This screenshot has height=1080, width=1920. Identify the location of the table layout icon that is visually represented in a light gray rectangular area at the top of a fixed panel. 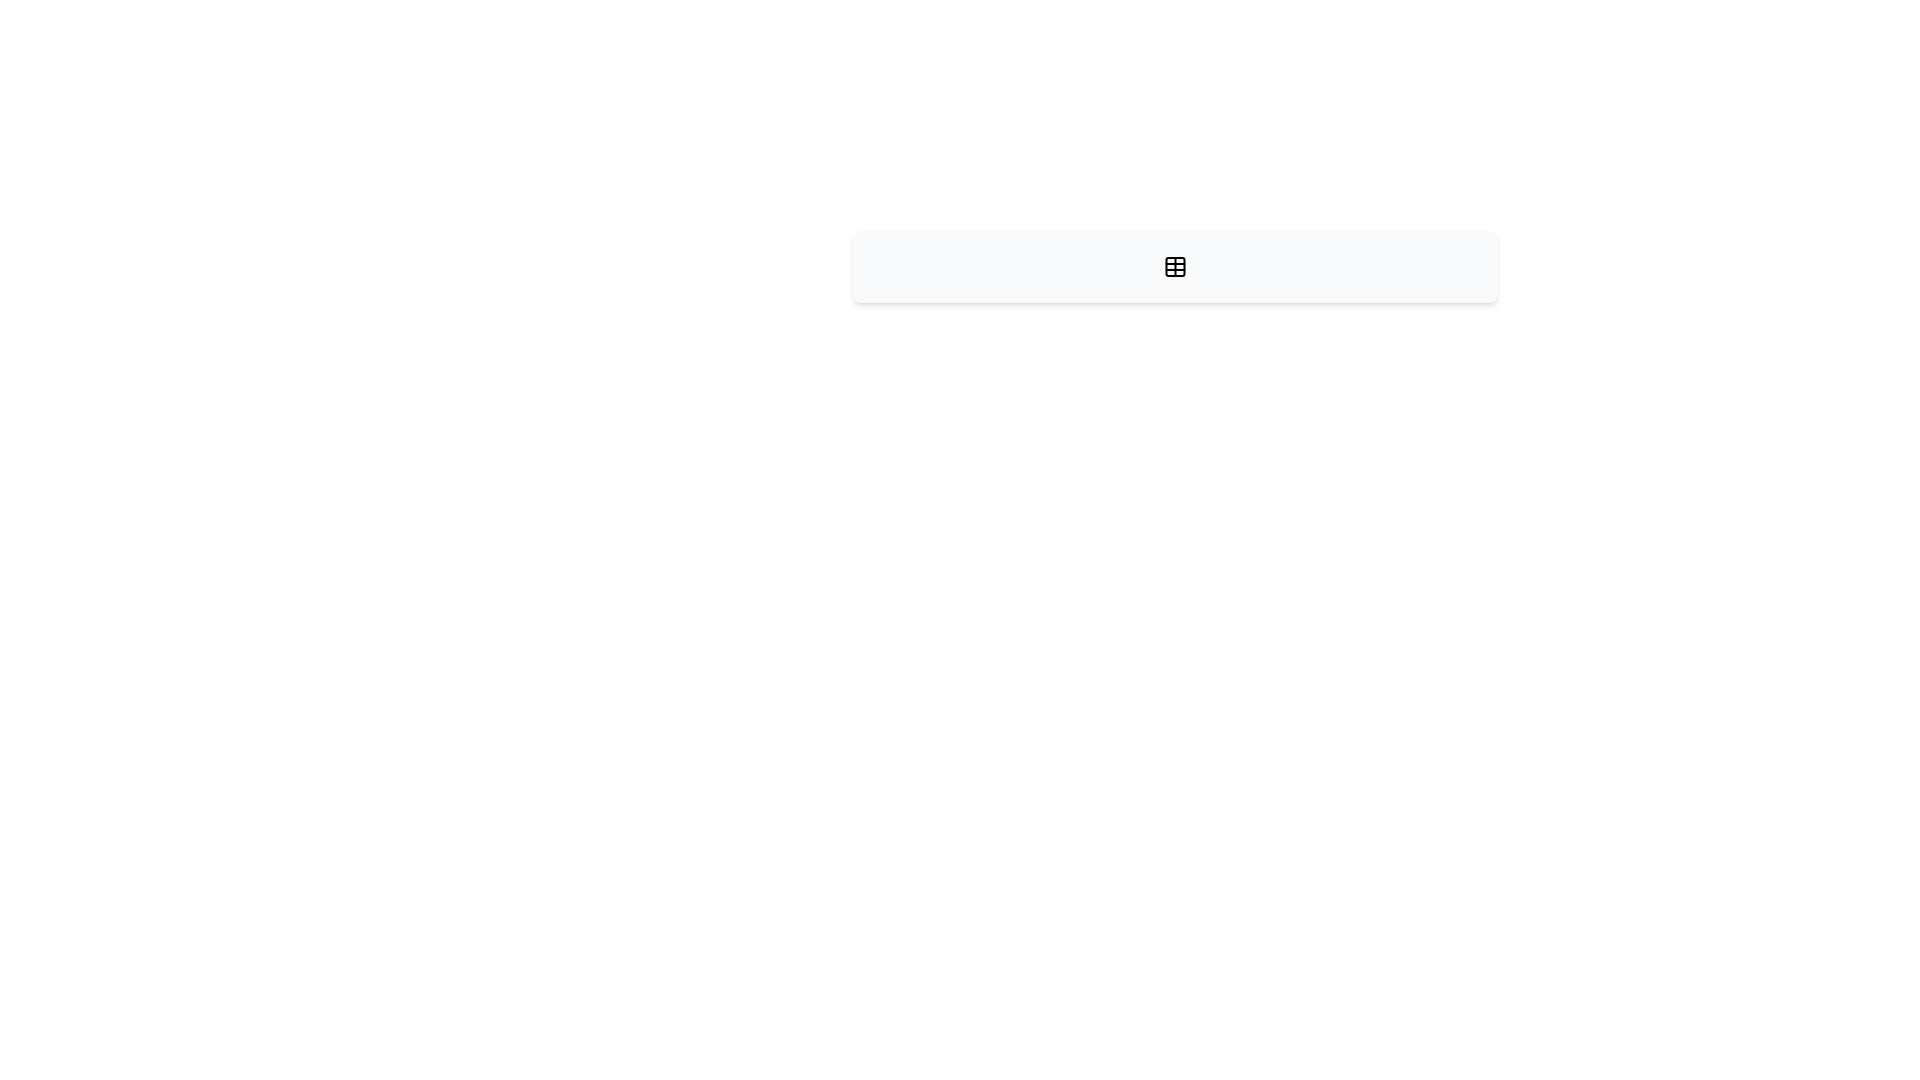
(1175, 265).